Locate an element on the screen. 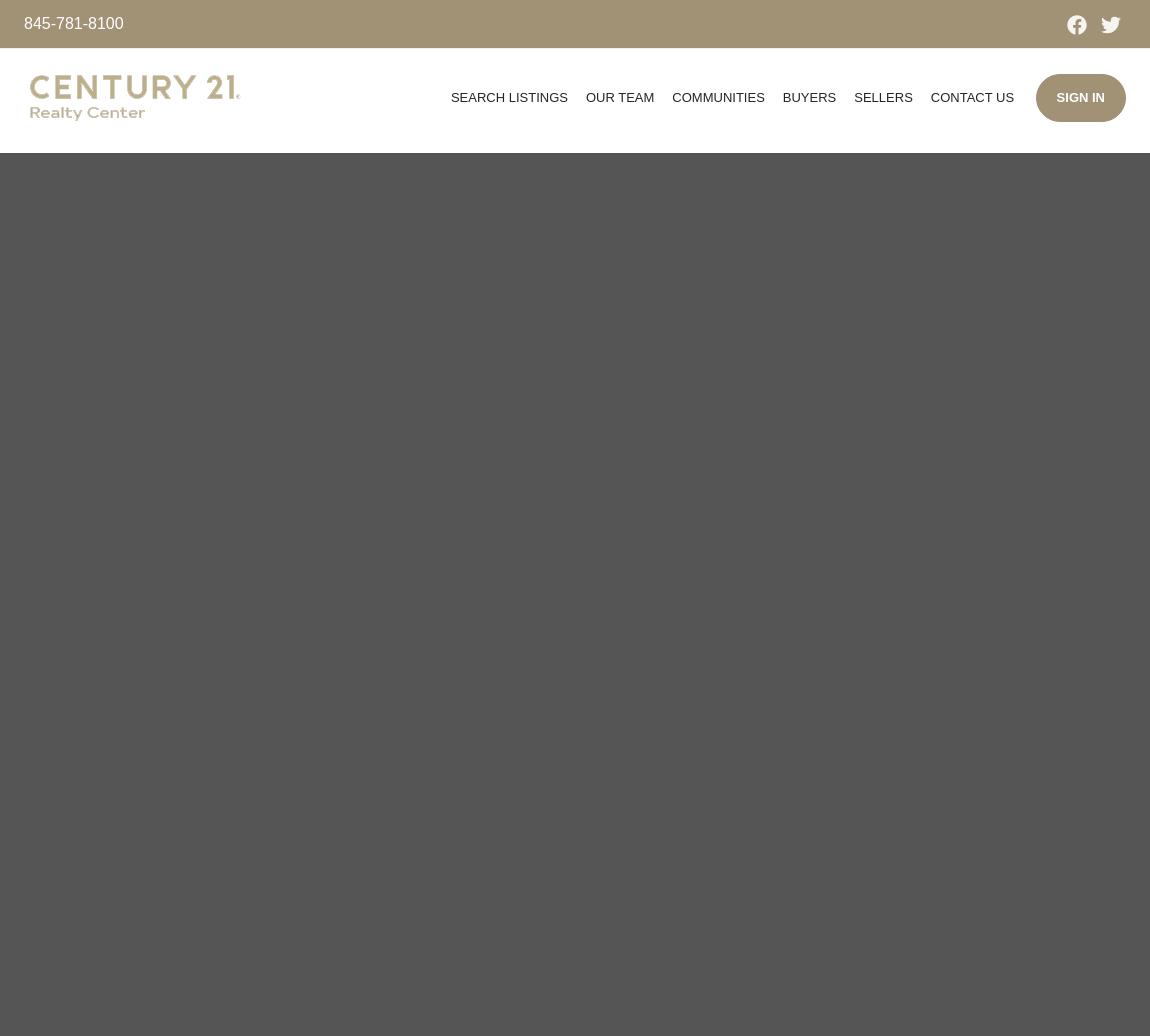  'TUXEDO' is located at coordinates (716, 266).